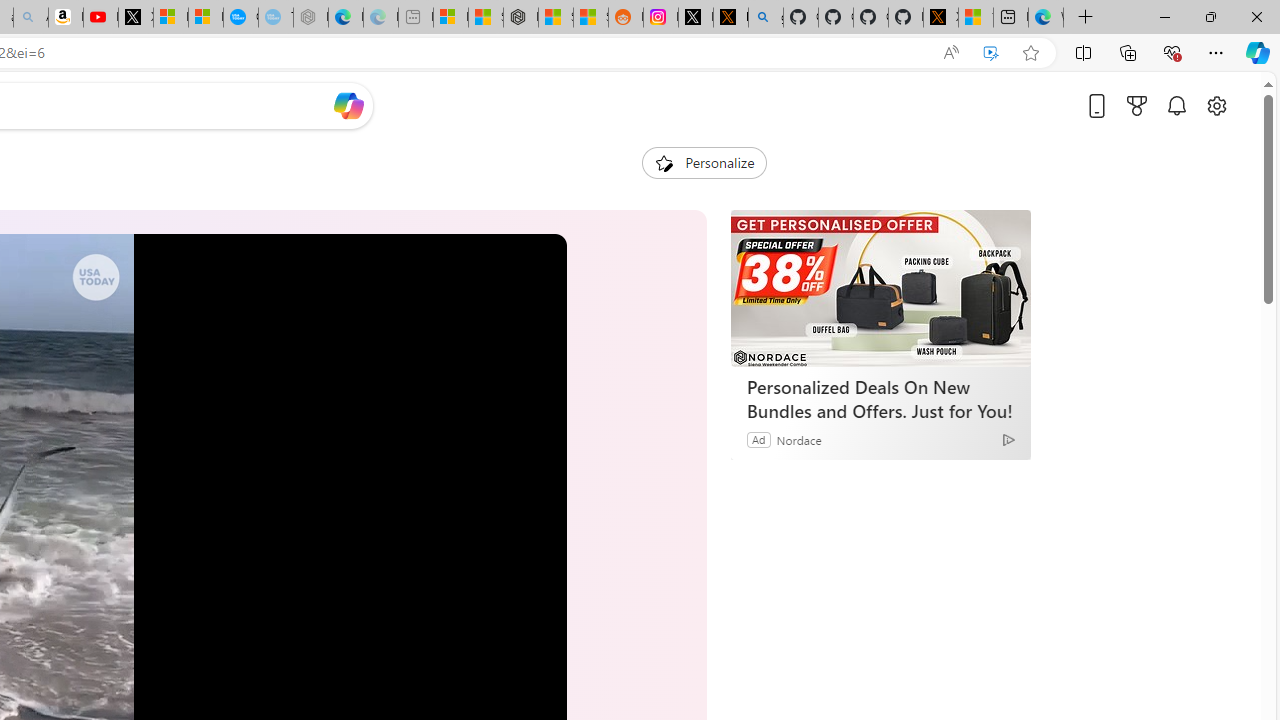 The image size is (1280, 720). I want to click on 'Shanghai, China Weather trends | Microsoft Weather', so click(589, 17).